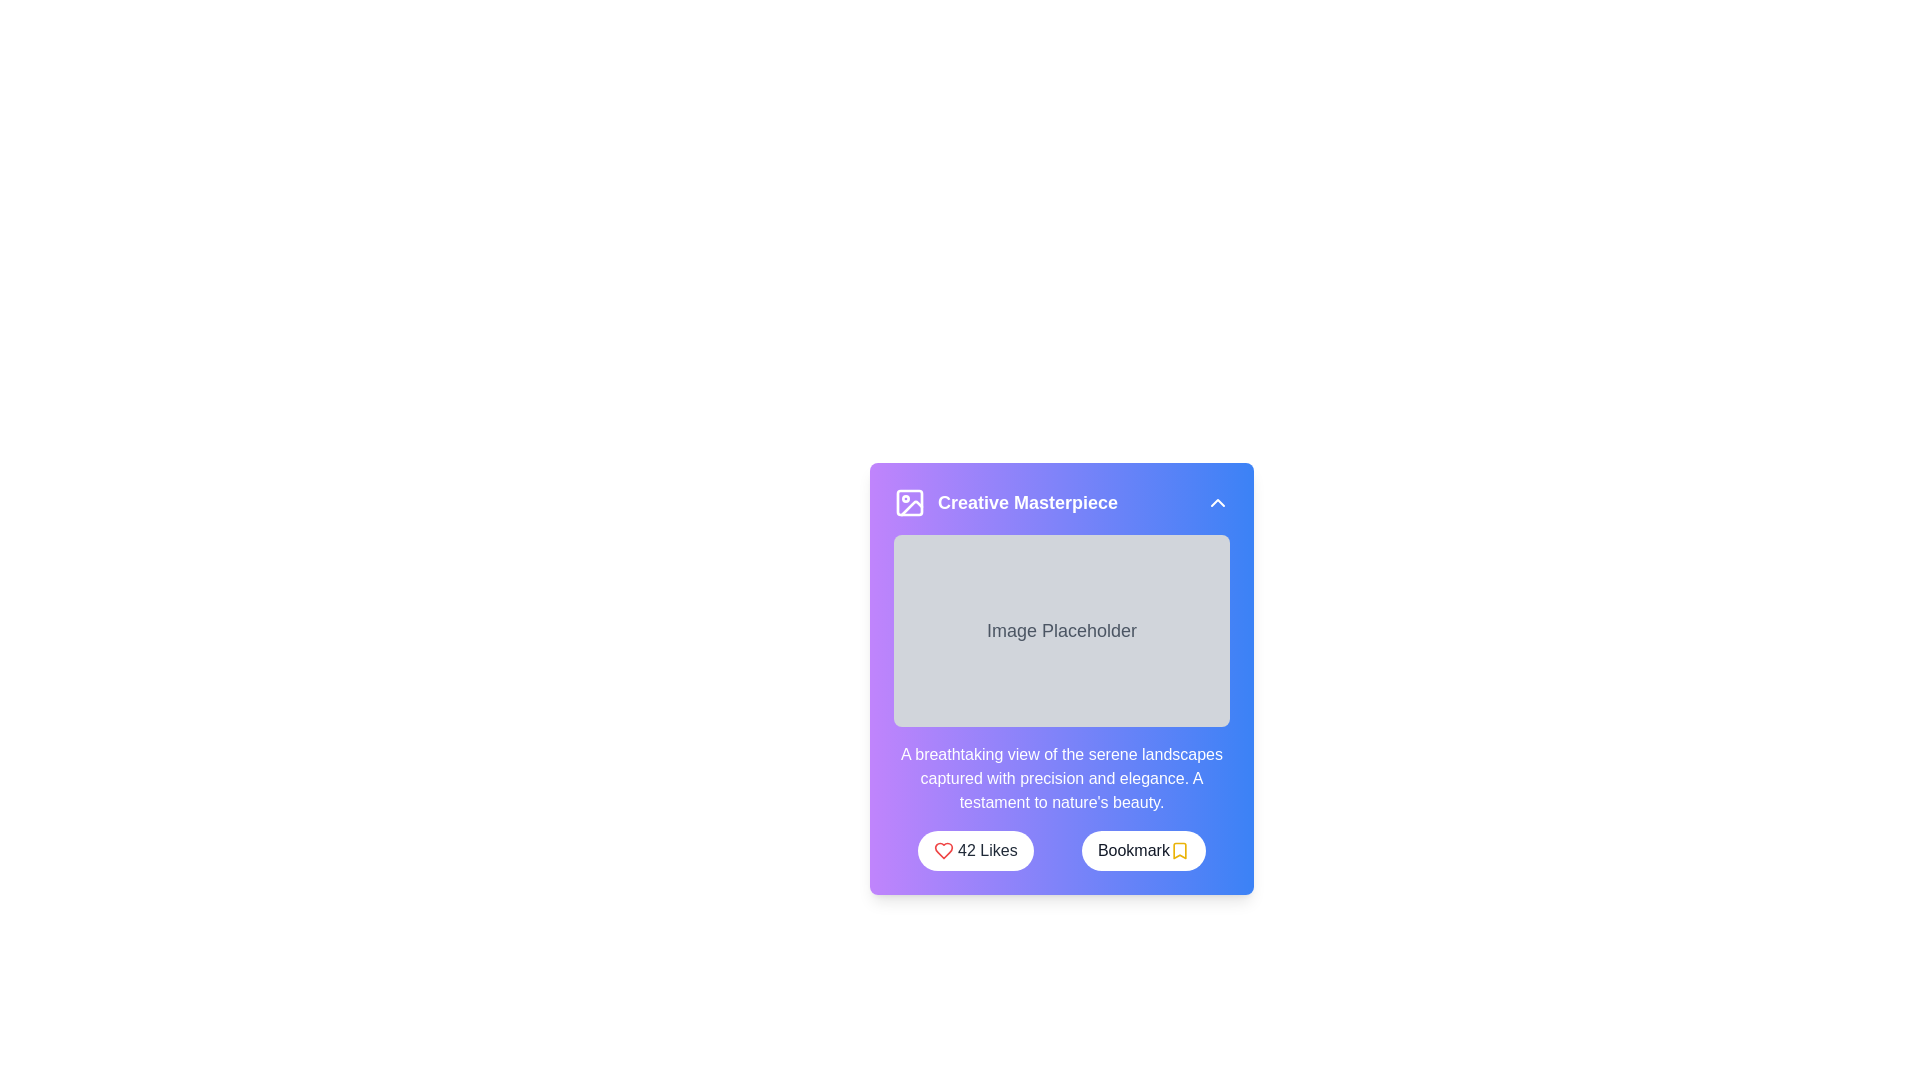 The height and width of the screenshot is (1080, 1920). Describe the element at coordinates (1060, 631) in the screenshot. I see `the 'Image Placeholder' element, which is a light gray rectangular placeholder with rounded corners and the text 'Image Placeholder,' located in the 'Creative Masterpiece' section above the buttons '42 Likes' and 'Bookmark.'` at that location.